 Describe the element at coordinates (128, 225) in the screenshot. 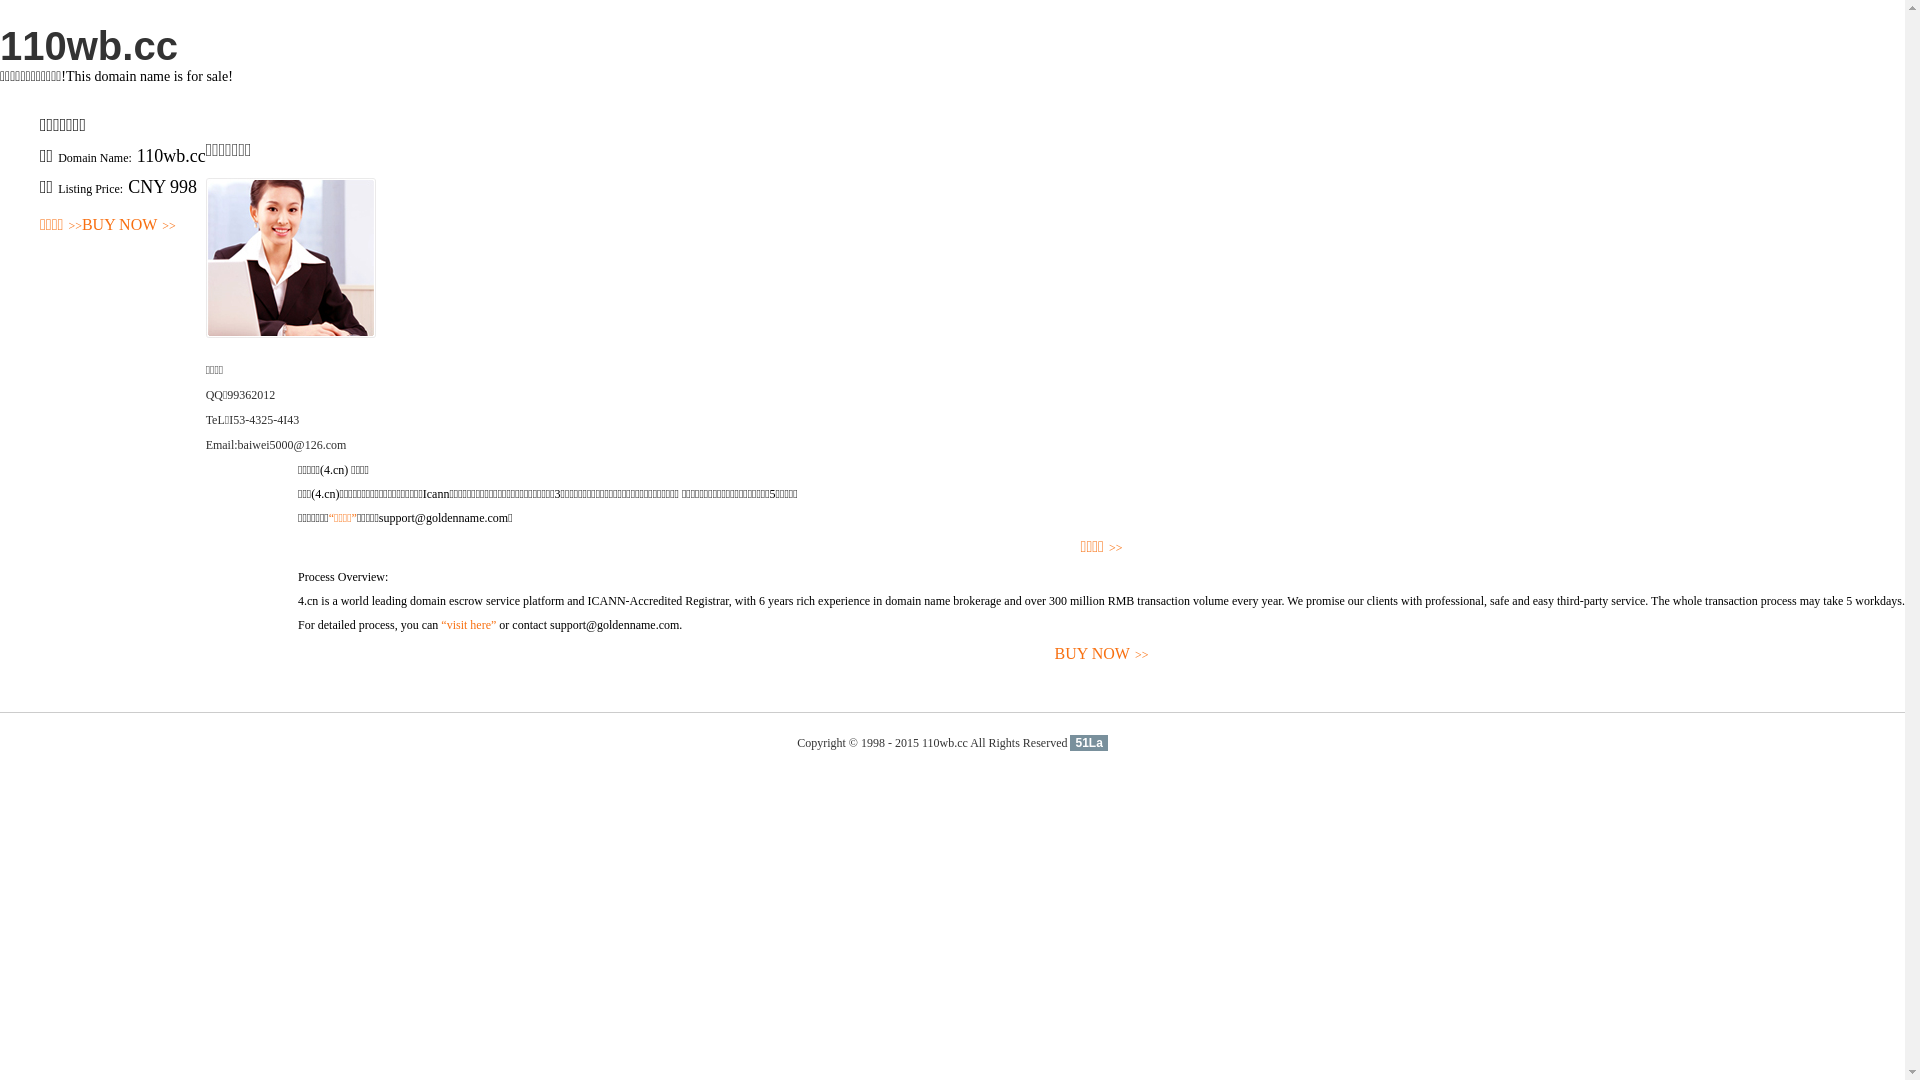

I see `'BUY NOW>>'` at that location.